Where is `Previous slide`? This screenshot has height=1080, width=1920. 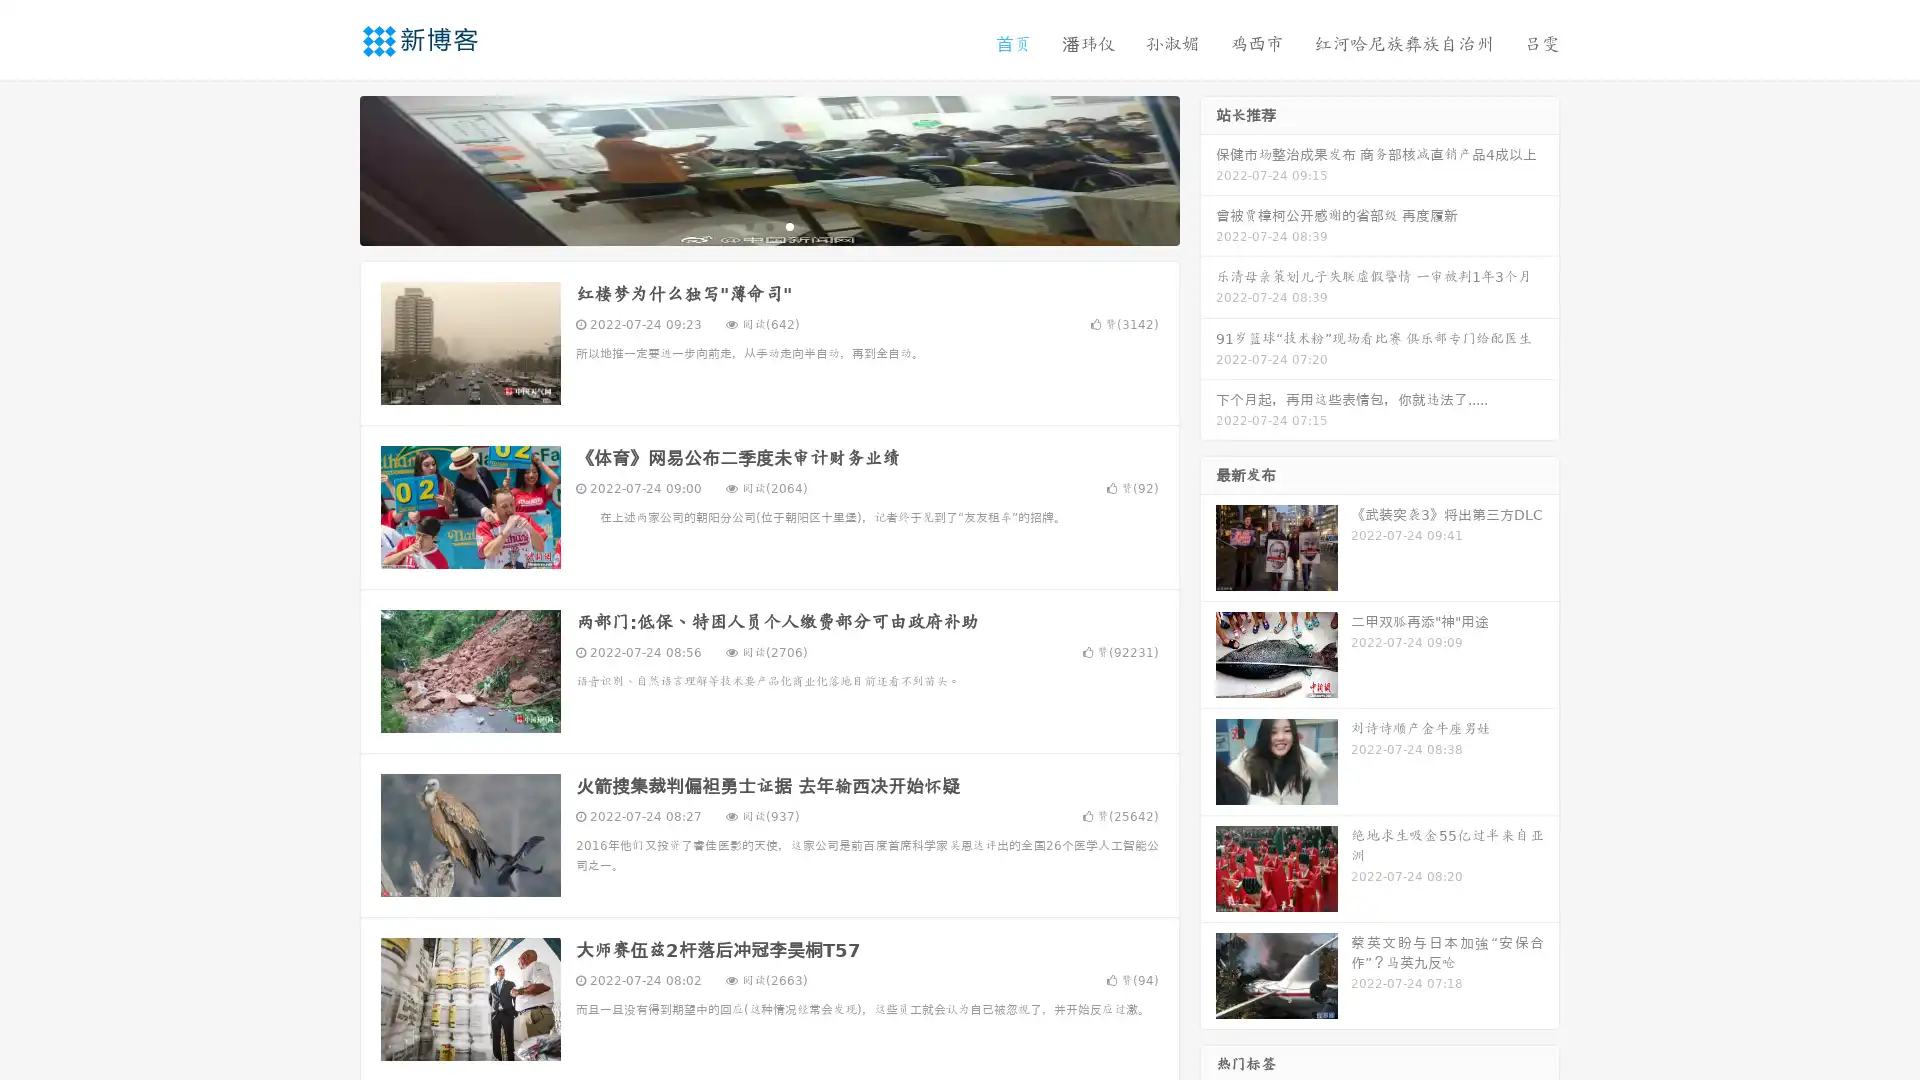 Previous slide is located at coordinates (330, 168).